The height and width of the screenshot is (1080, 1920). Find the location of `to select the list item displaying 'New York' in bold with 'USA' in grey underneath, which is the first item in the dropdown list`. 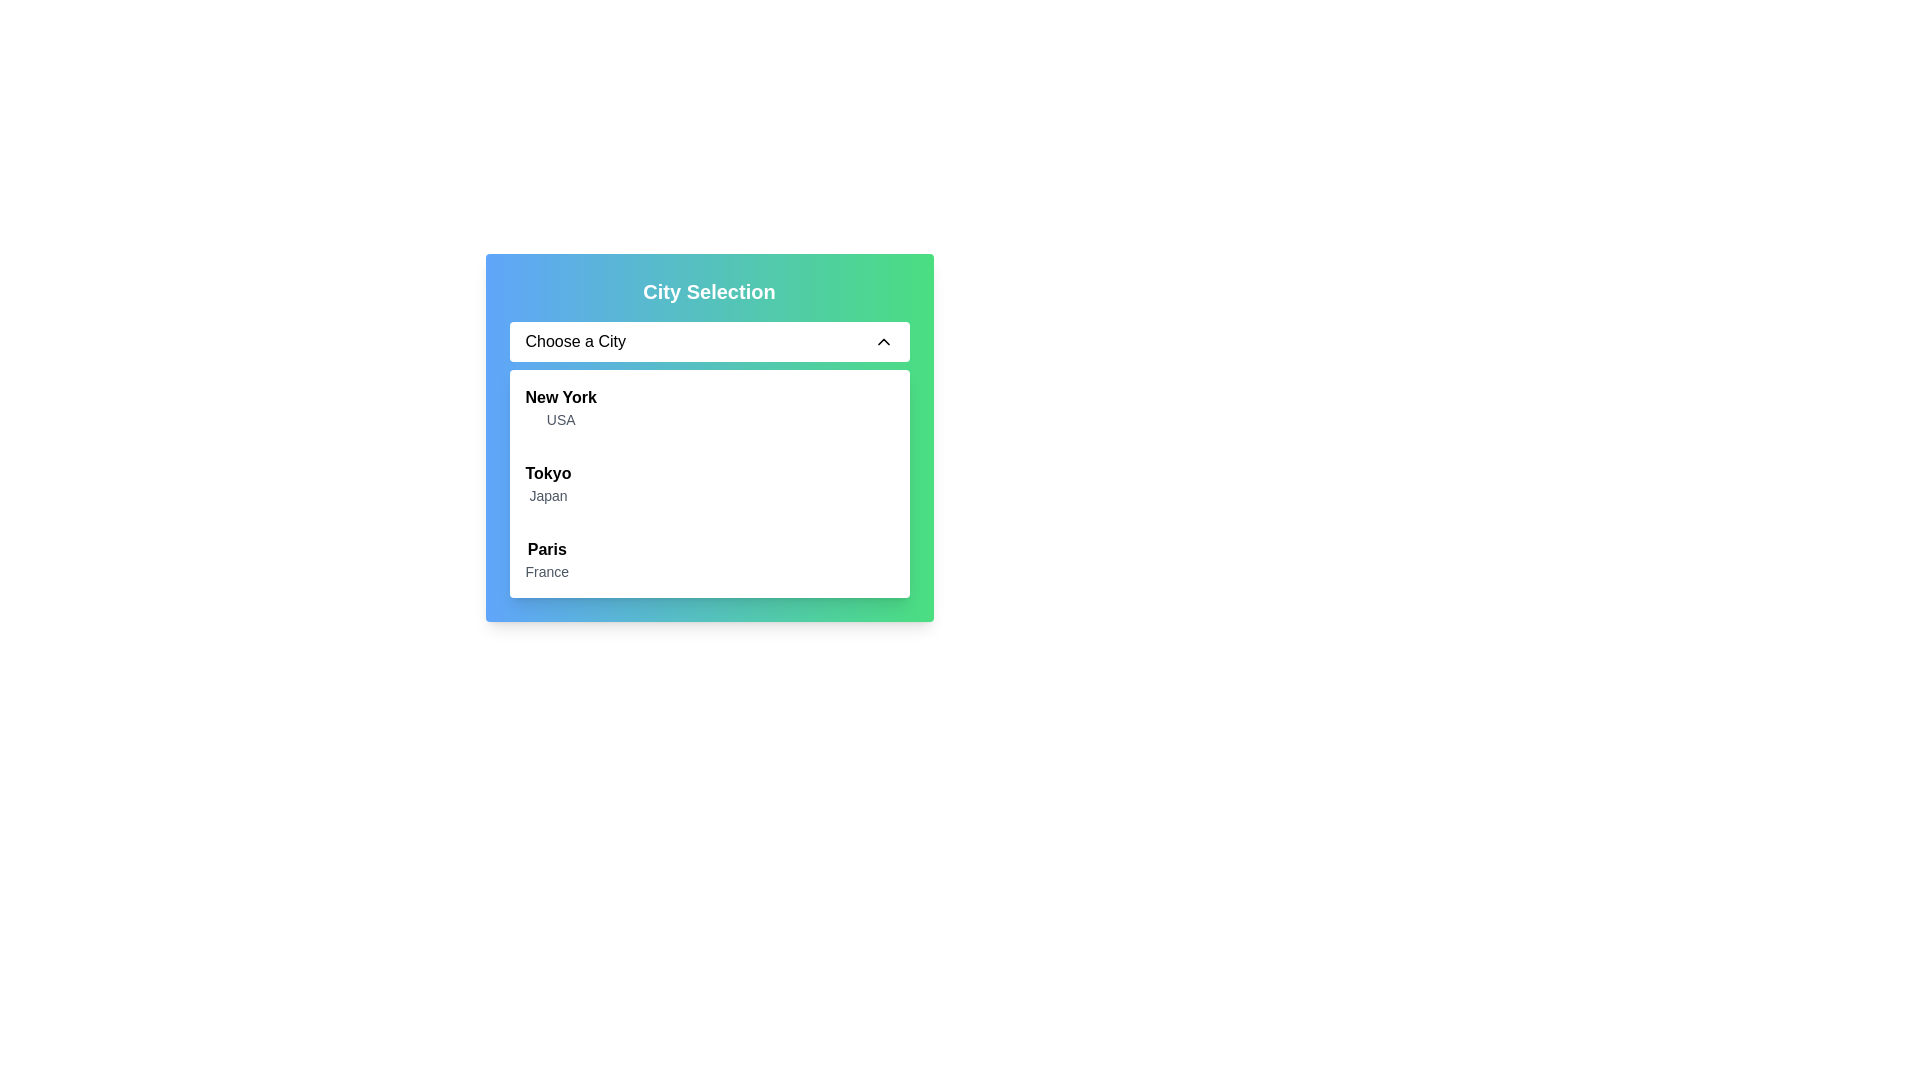

to select the list item displaying 'New York' in bold with 'USA' in grey underneath, which is the first item in the dropdown list is located at coordinates (709, 407).